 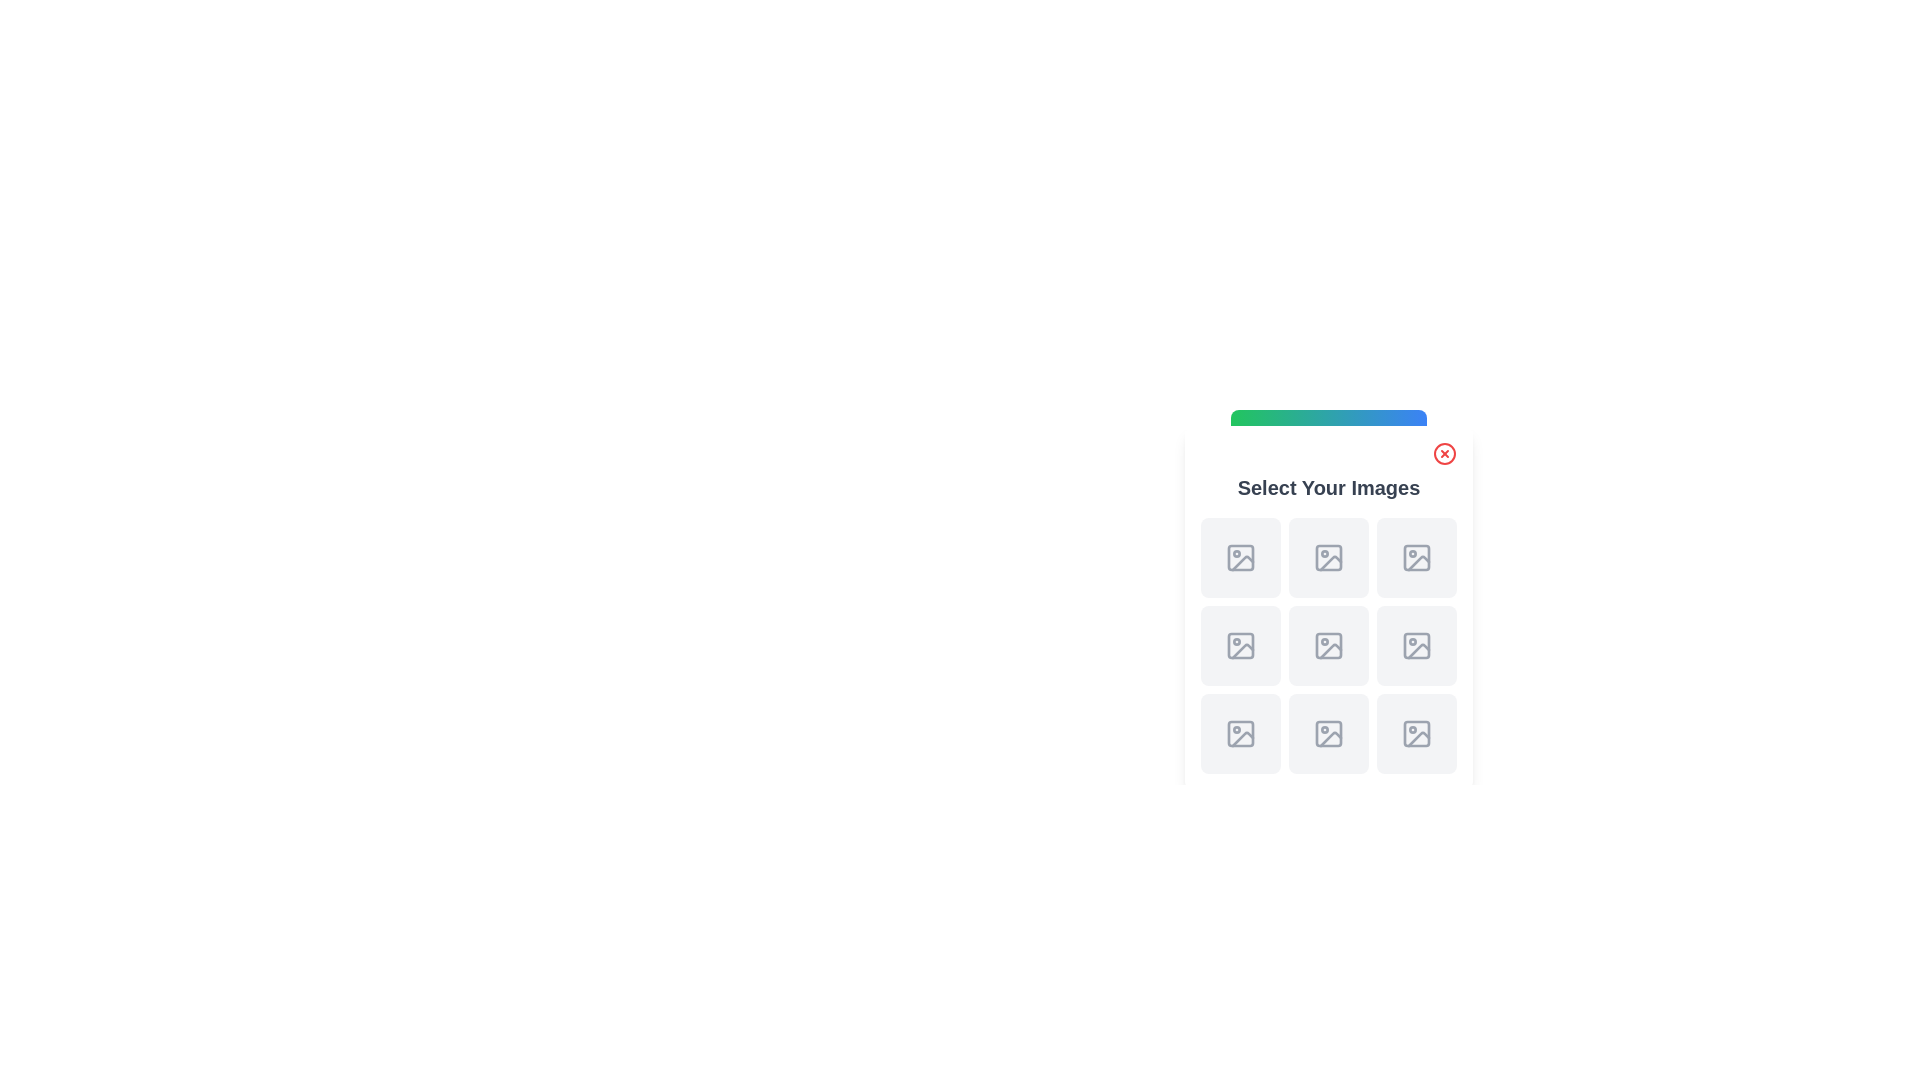 I want to click on the Icon Button located in the last row, middle column of the grid, which features a light gray background and an image placeholder icon, so click(x=1329, y=733).